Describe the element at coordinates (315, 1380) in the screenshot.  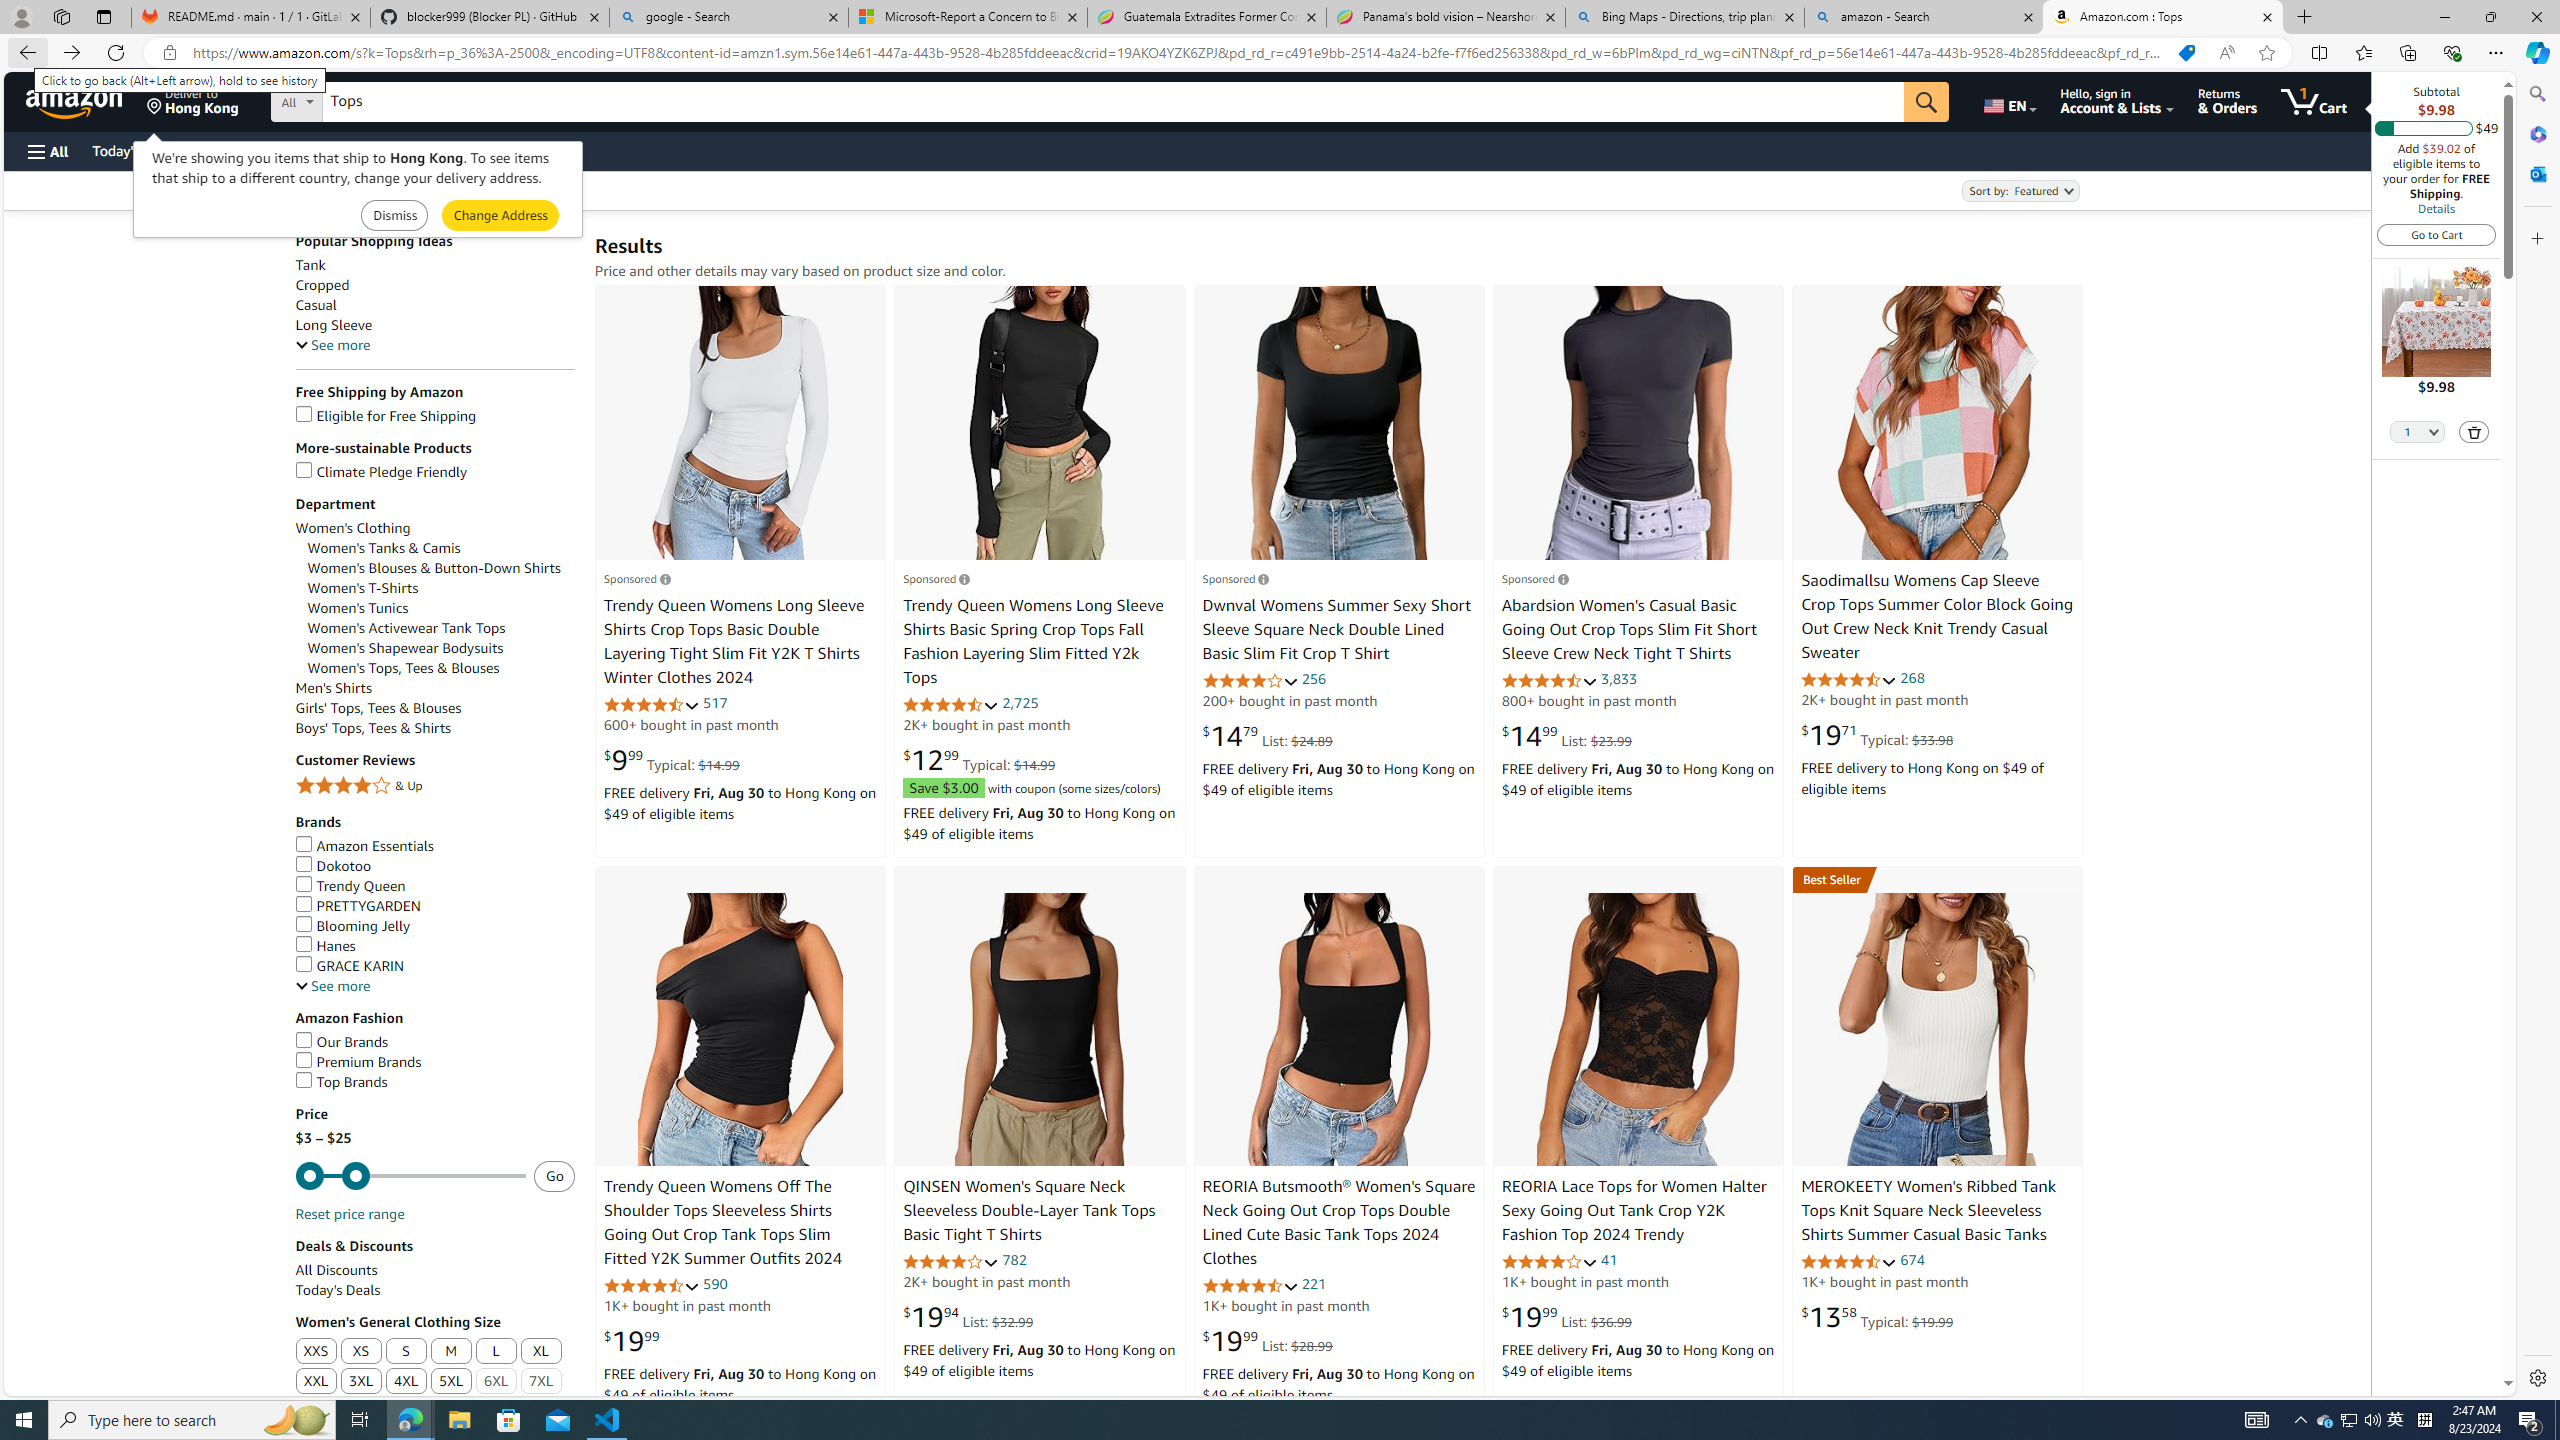
I see `'XXL'` at that location.